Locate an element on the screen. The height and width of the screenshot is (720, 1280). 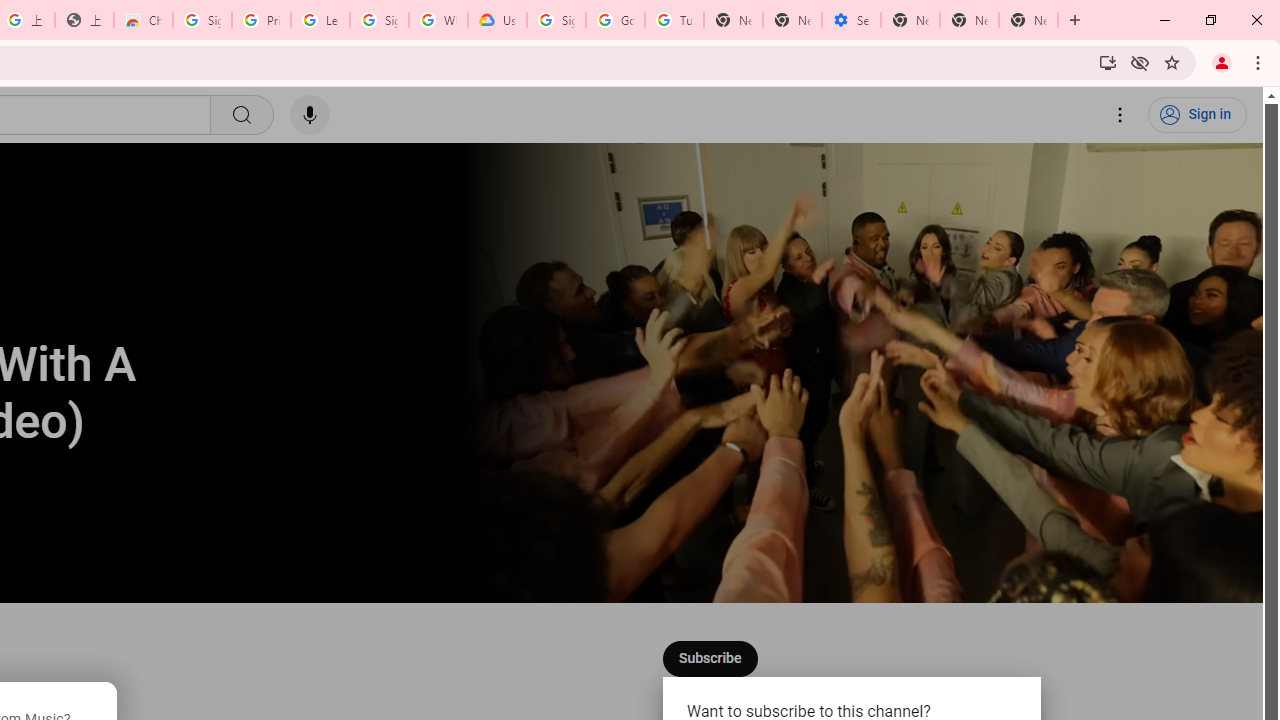
'Chrome Web Store' is located at coordinates (142, 20).